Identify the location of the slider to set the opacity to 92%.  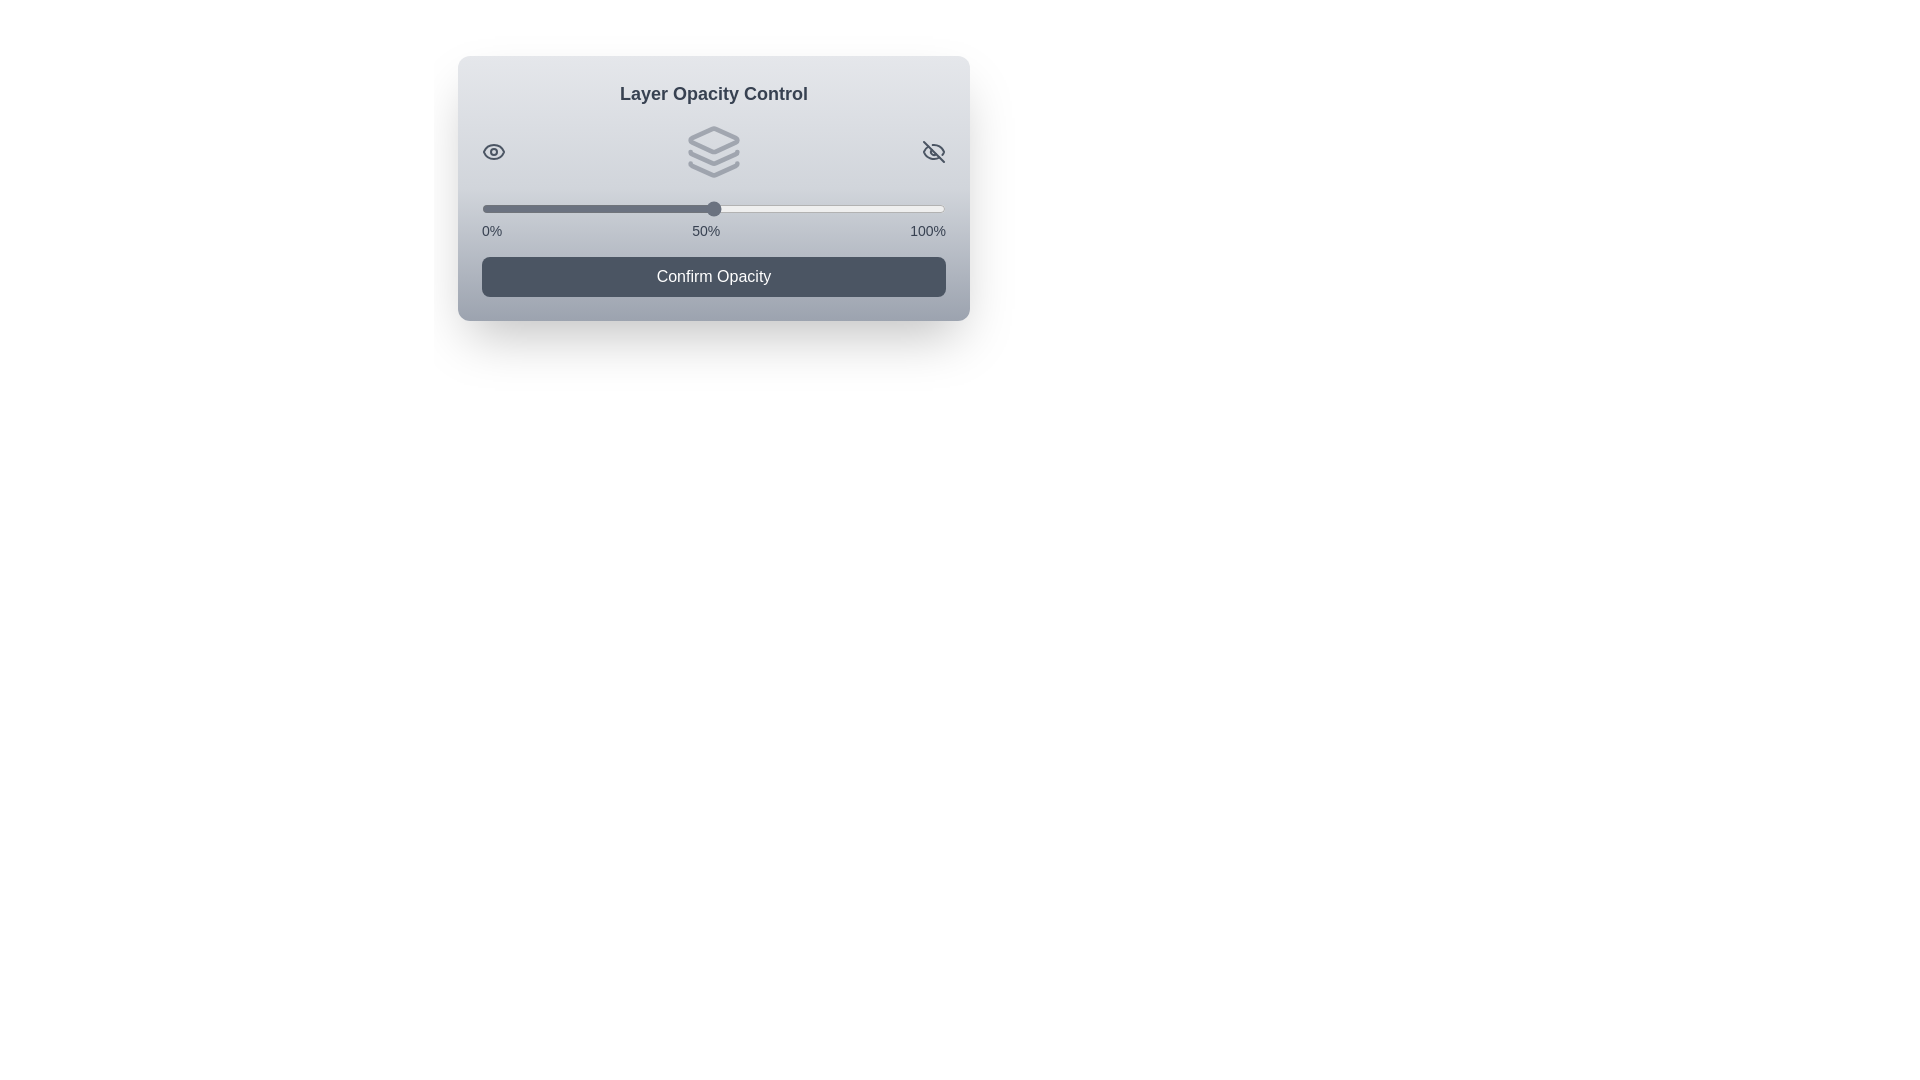
(907, 208).